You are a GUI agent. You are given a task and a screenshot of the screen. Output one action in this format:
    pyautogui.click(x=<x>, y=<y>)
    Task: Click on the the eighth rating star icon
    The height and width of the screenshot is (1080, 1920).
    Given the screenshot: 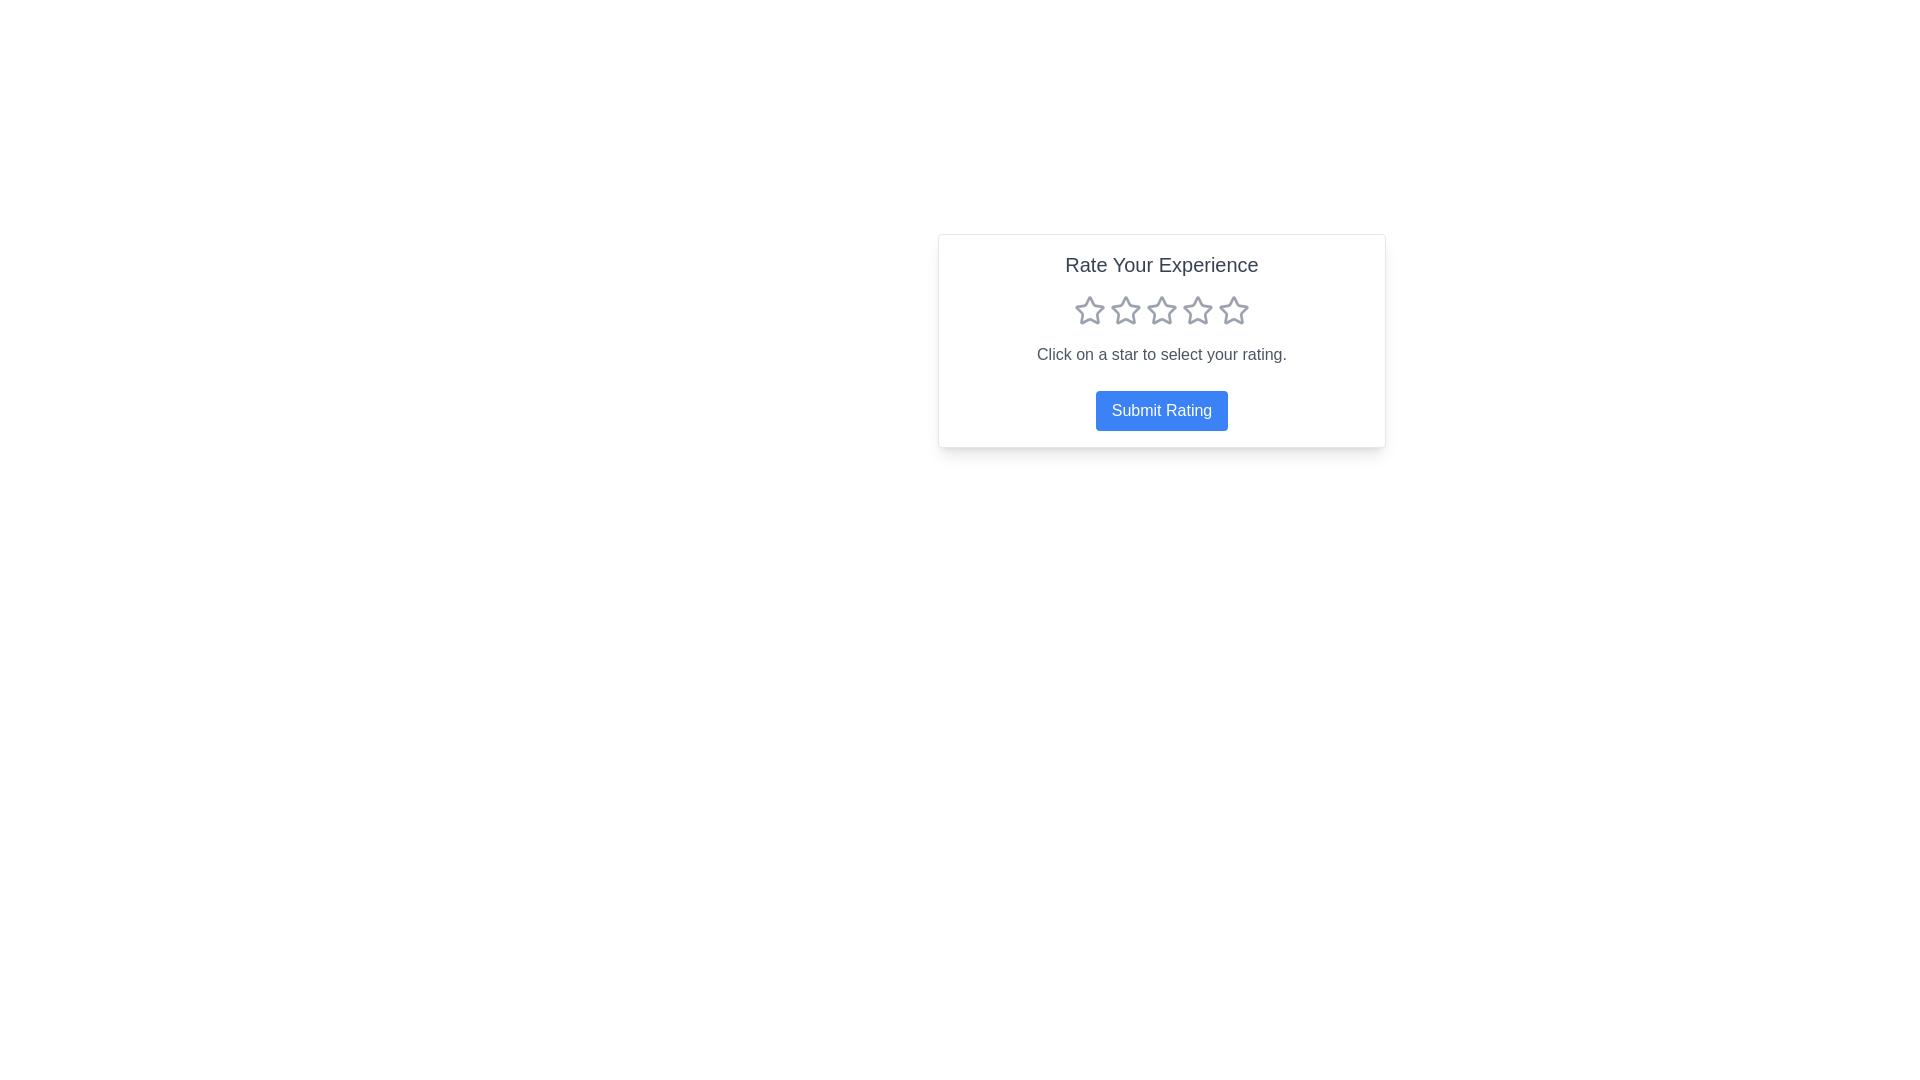 What is the action you would take?
    pyautogui.click(x=1232, y=311)
    